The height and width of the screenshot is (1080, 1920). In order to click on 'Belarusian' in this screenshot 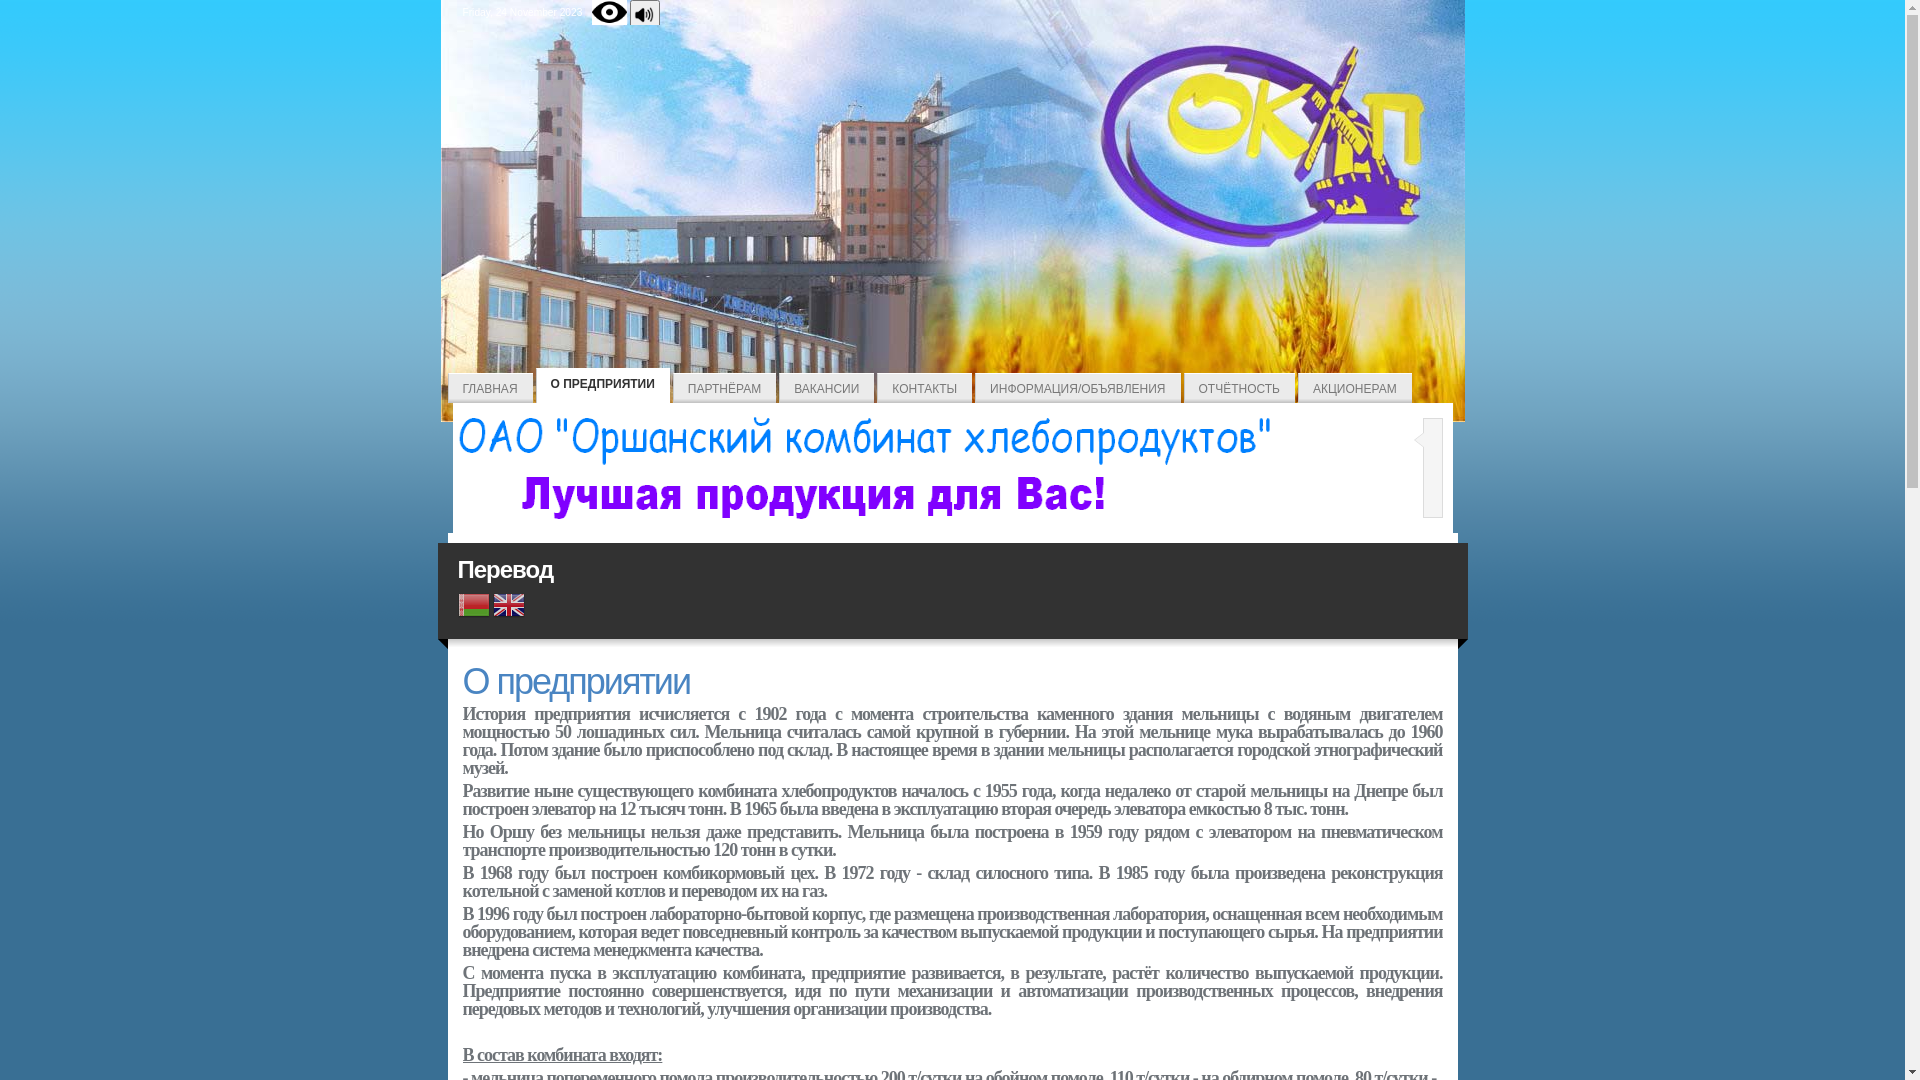, I will do `click(473, 607)`.